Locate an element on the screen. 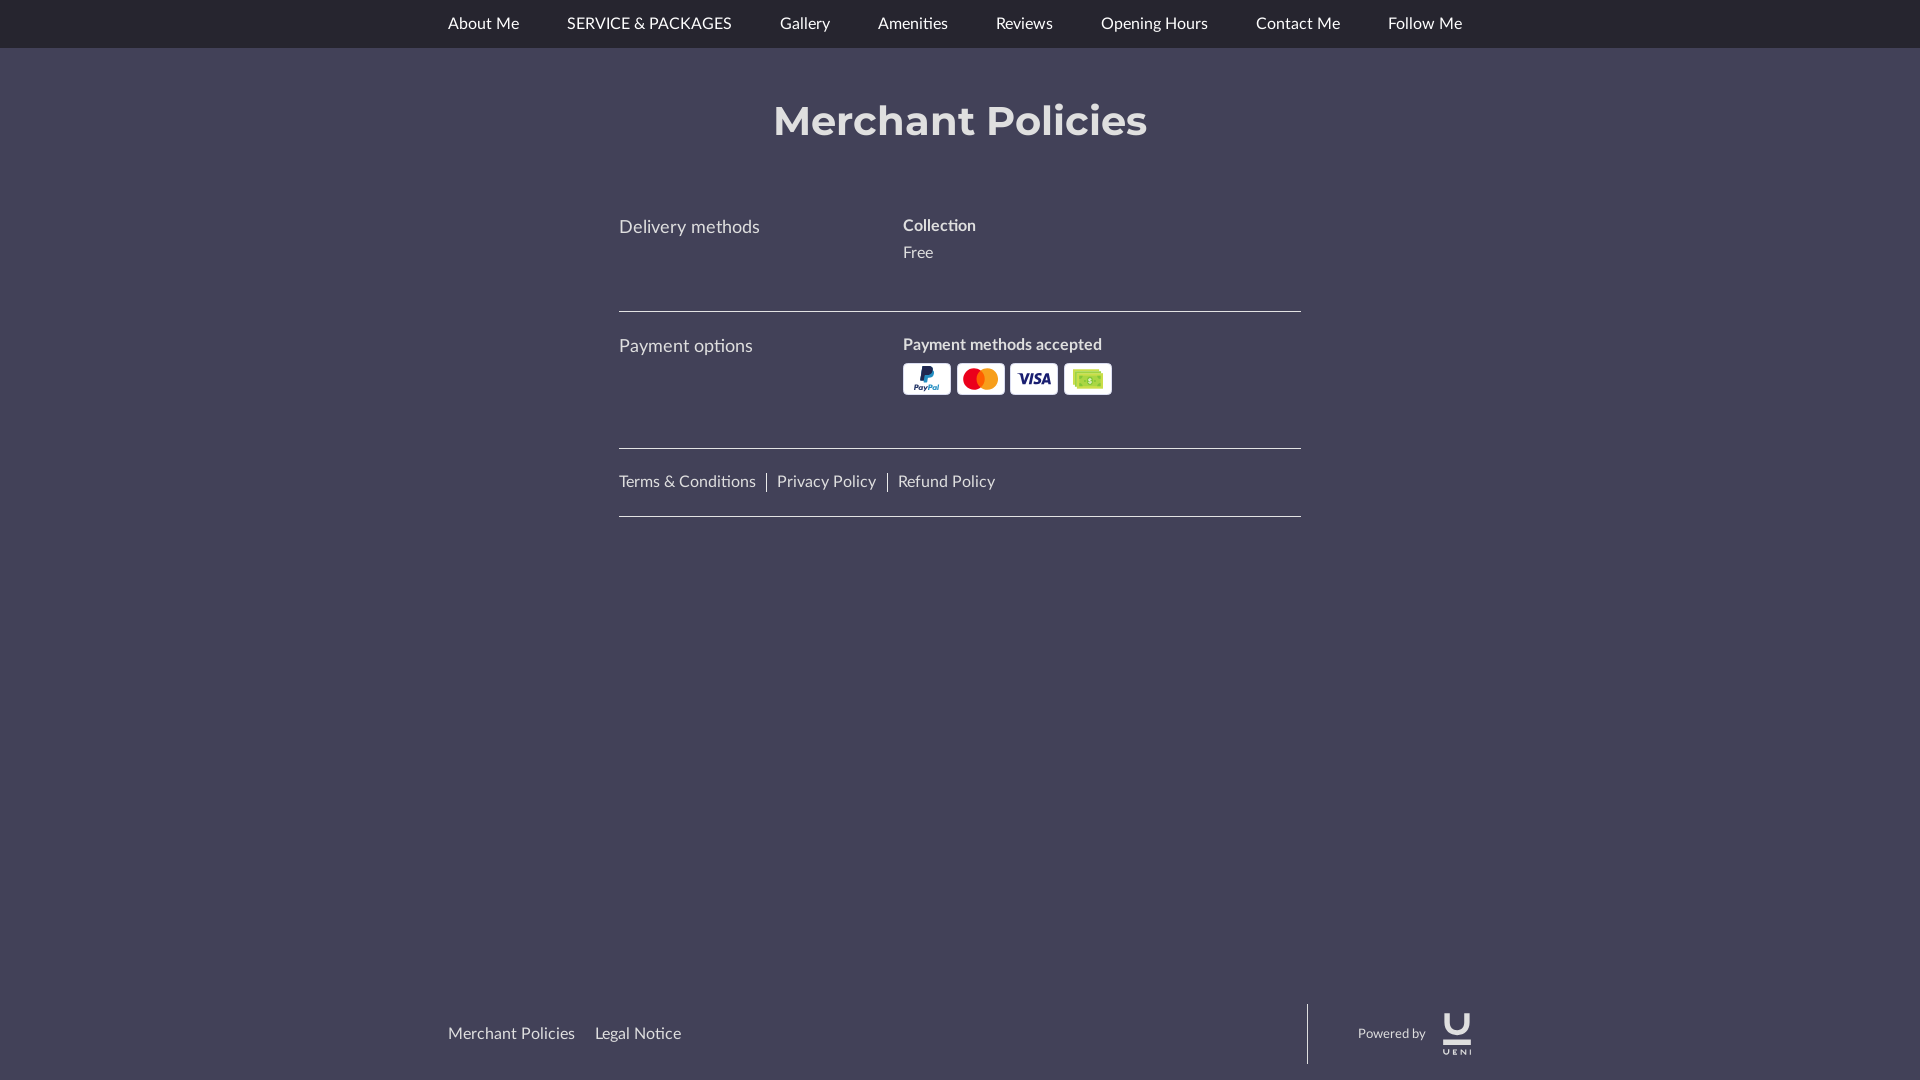  'About Me' is located at coordinates (483, 23).